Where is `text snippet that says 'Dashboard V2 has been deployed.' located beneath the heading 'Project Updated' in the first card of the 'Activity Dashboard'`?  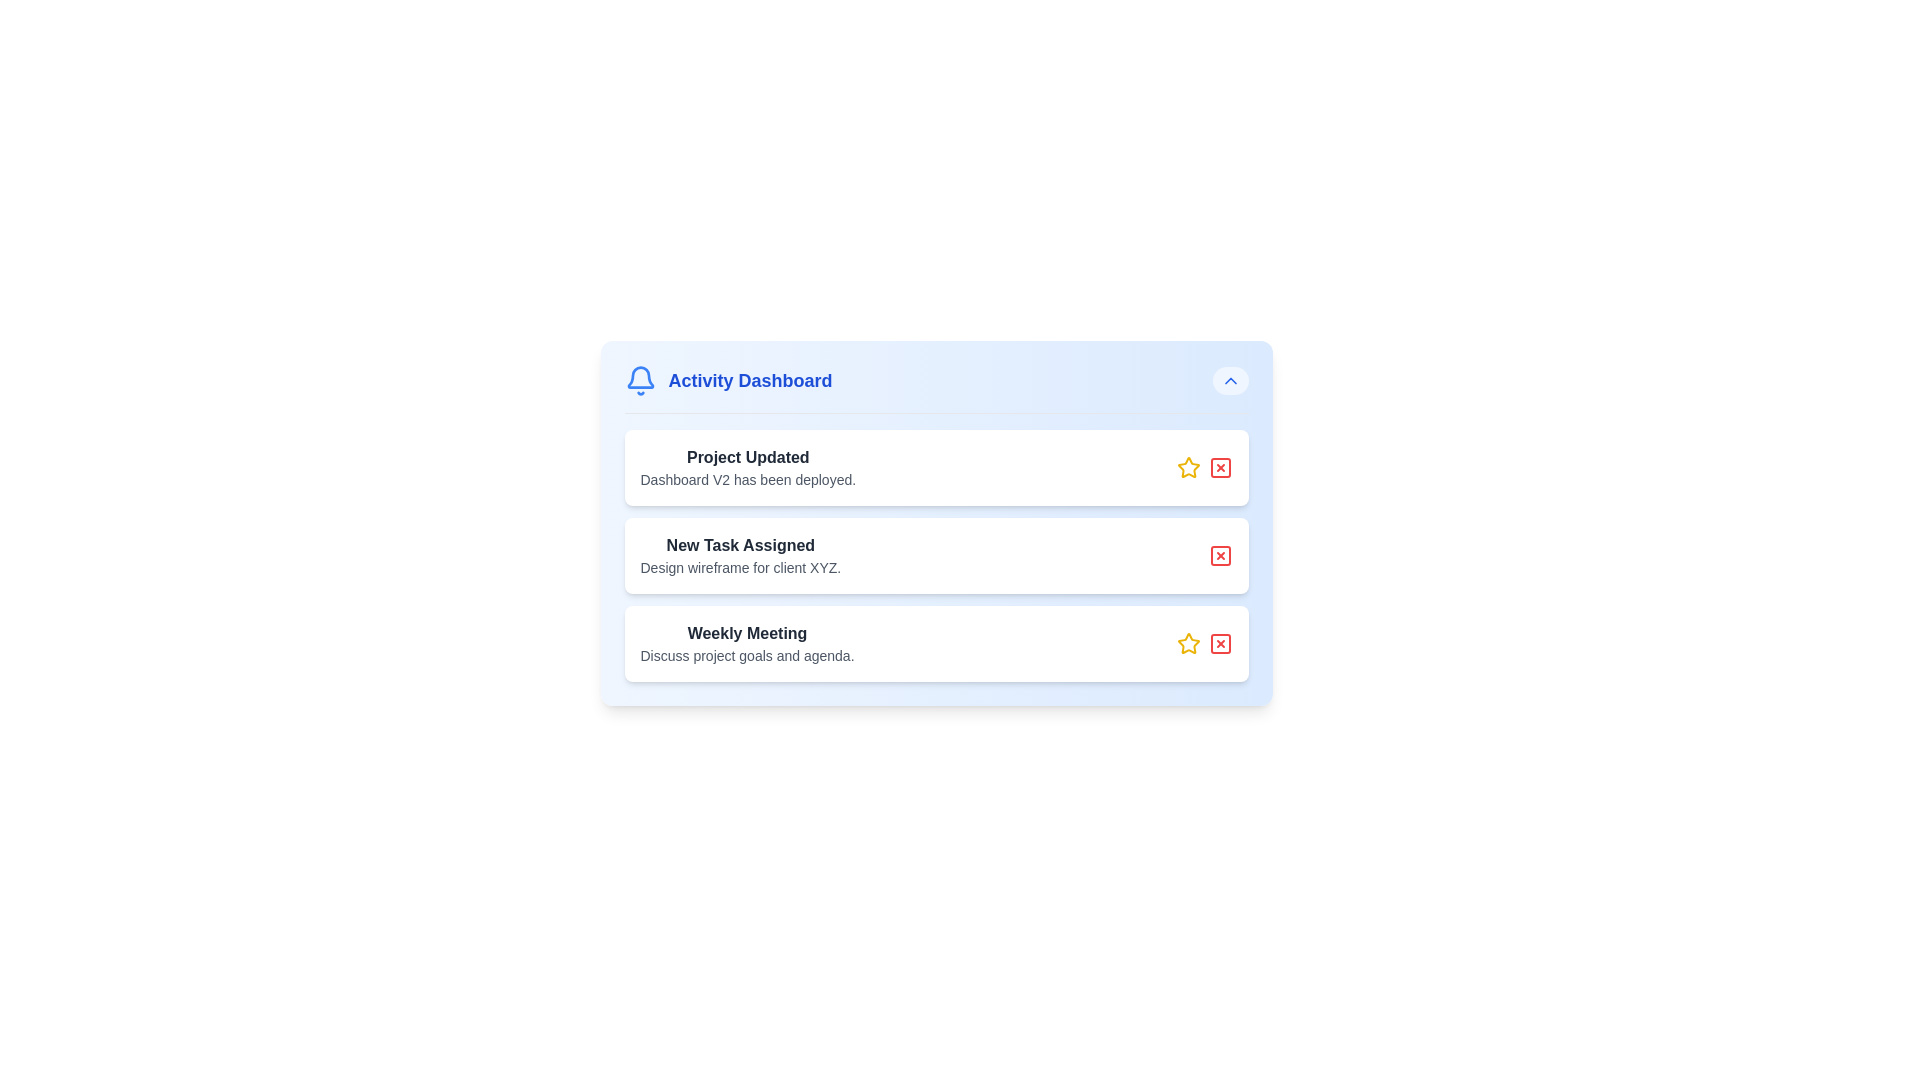 text snippet that says 'Dashboard V2 has been deployed.' located beneath the heading 'Project Updated' in the first card of the 'Activity Dashboard' is located at coordinates (747, 479).